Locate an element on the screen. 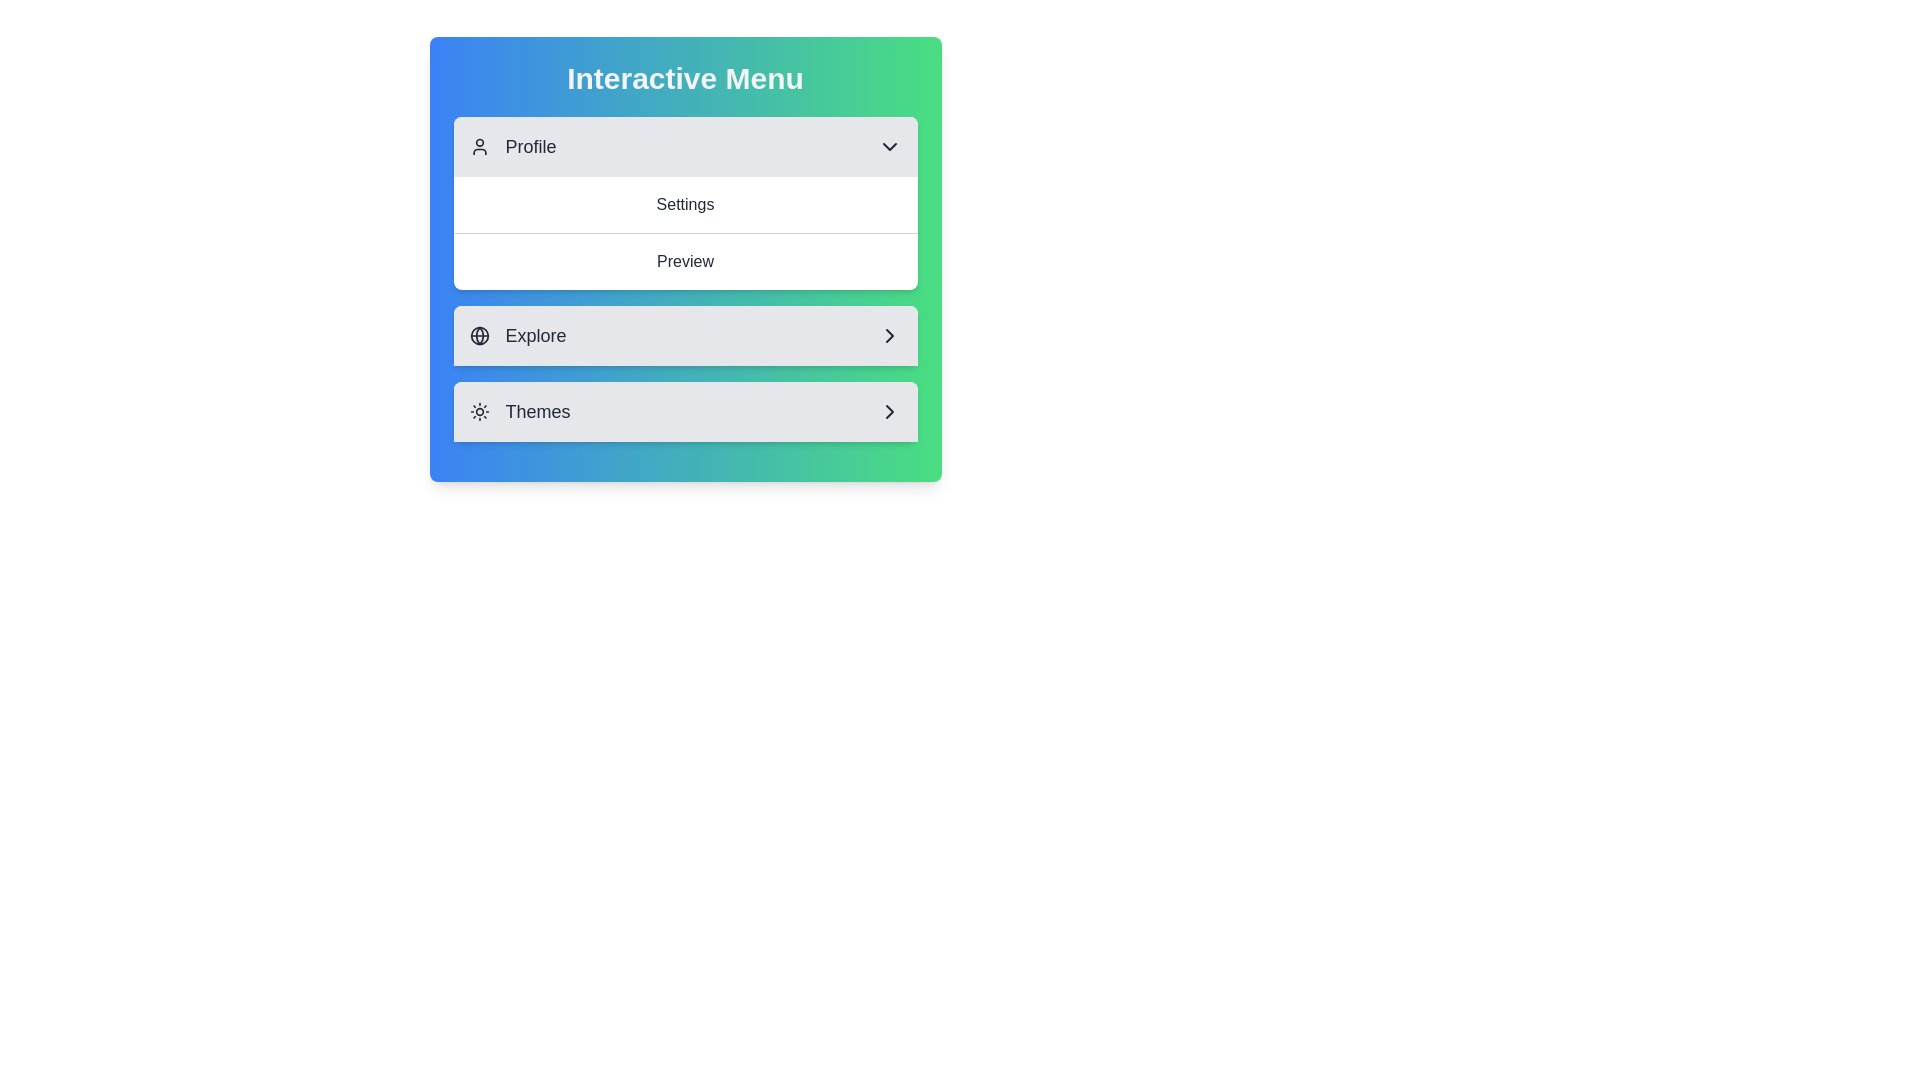 The width and height of the screenshot is (1920, 1080). the text of the selected section: Explore is located at coordinates (685, 334).